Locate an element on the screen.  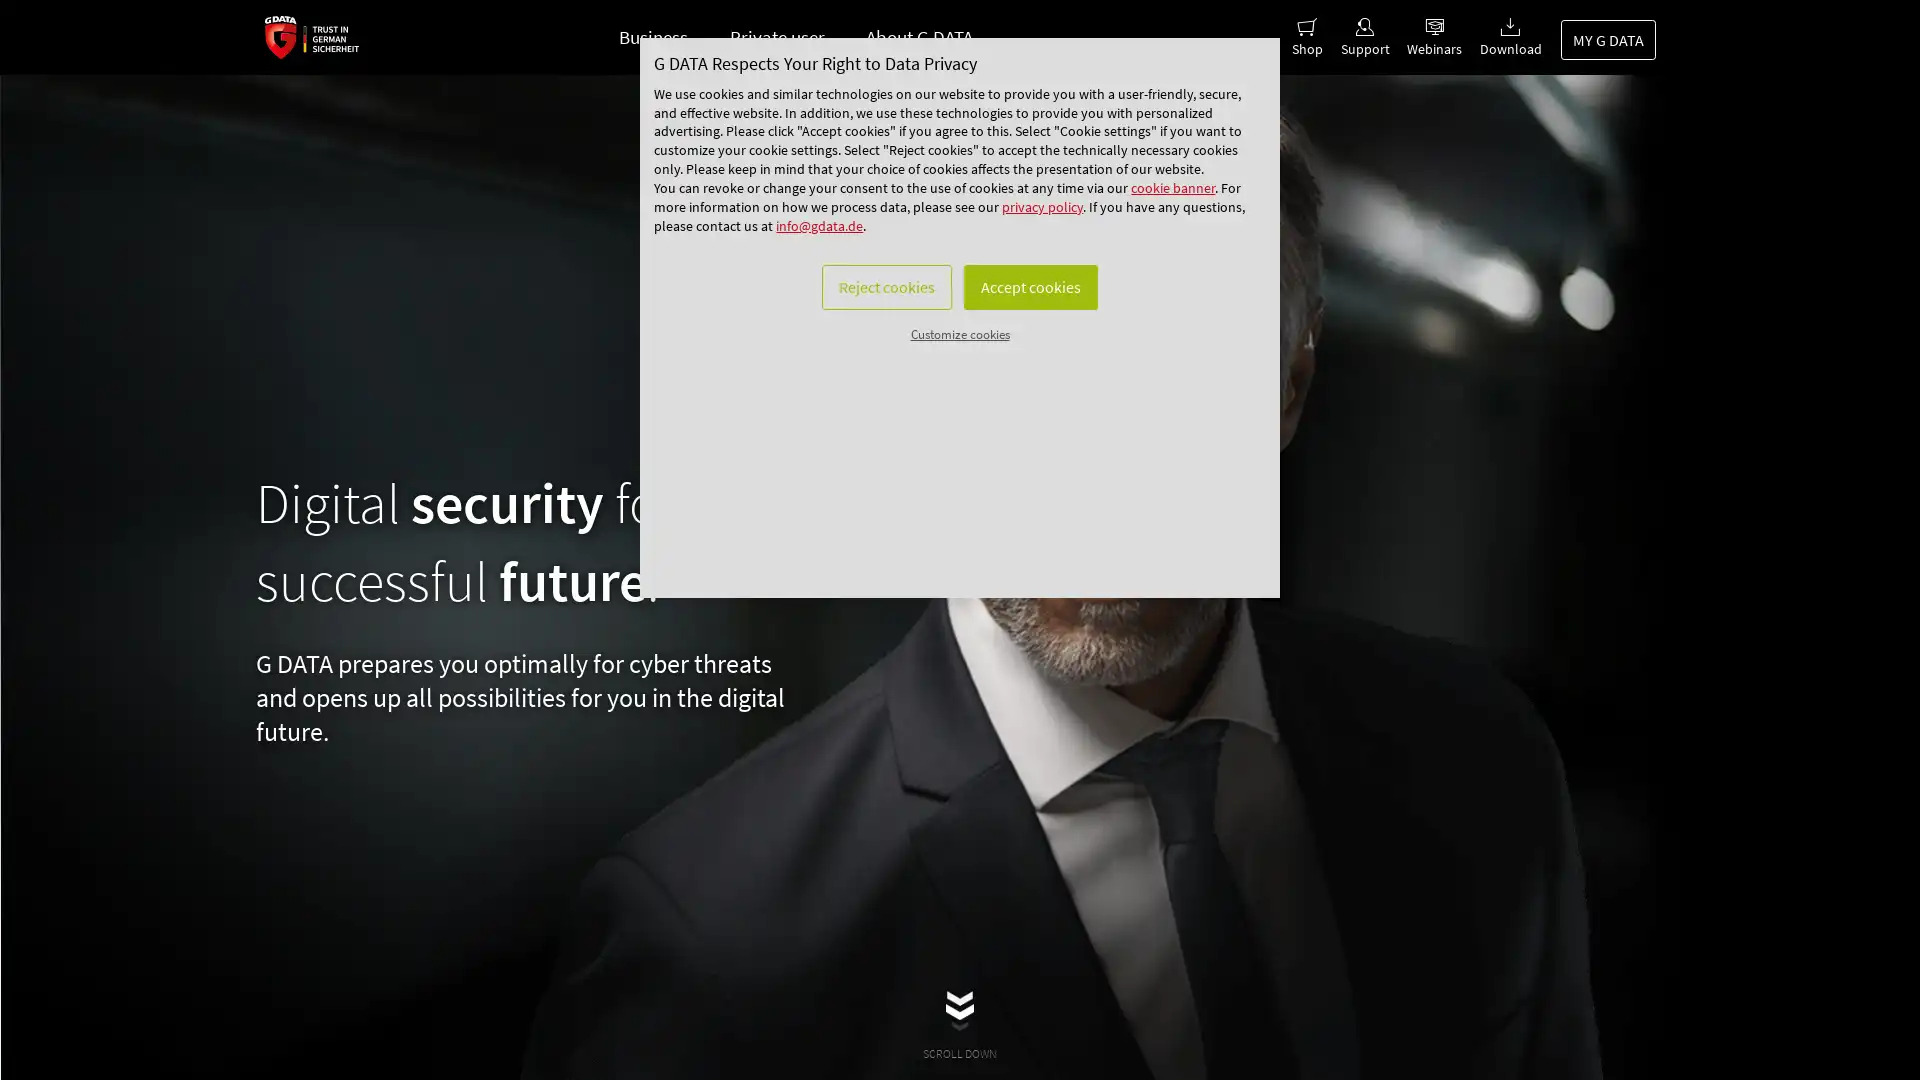
Accept cookies is located at coordinates (1046, 396).